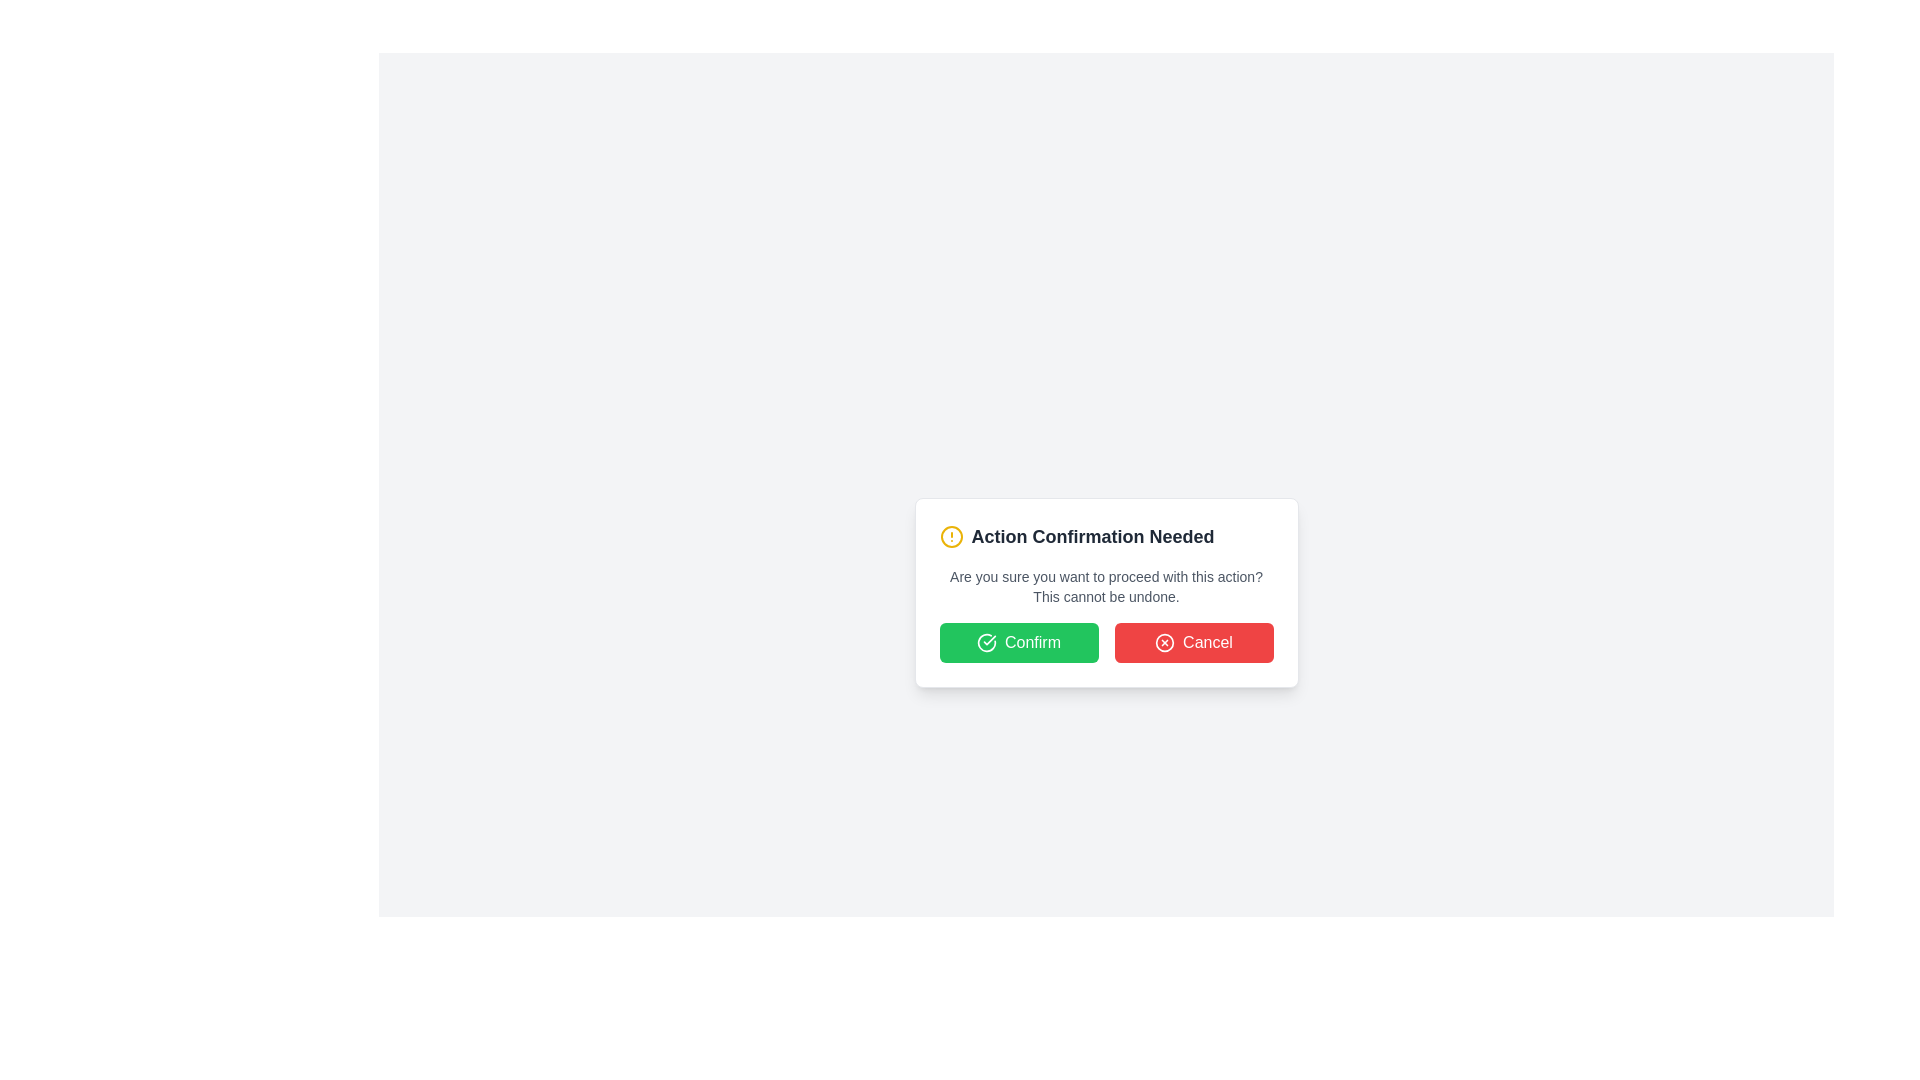 The height and width of the screenshot is (1080, 1920). What do you see at coordinates (1194, 643) in the screenshot?
I see `the cancel button located in the bottom-right portion of the modal dialog, which is the second button to the right of the green 'Confirm' button, to change its color` at bounding box center [1194, 643].